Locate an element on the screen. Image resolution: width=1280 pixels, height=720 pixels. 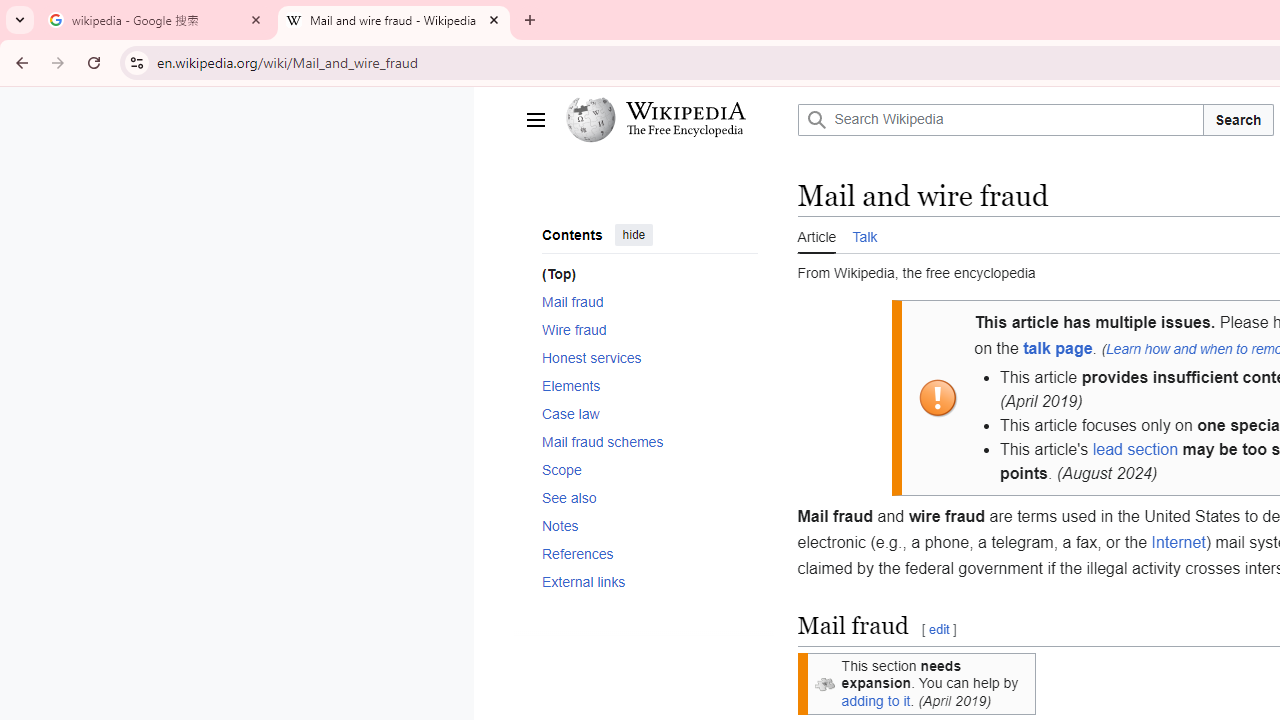
'edit' is located at coordinates (937, 630).